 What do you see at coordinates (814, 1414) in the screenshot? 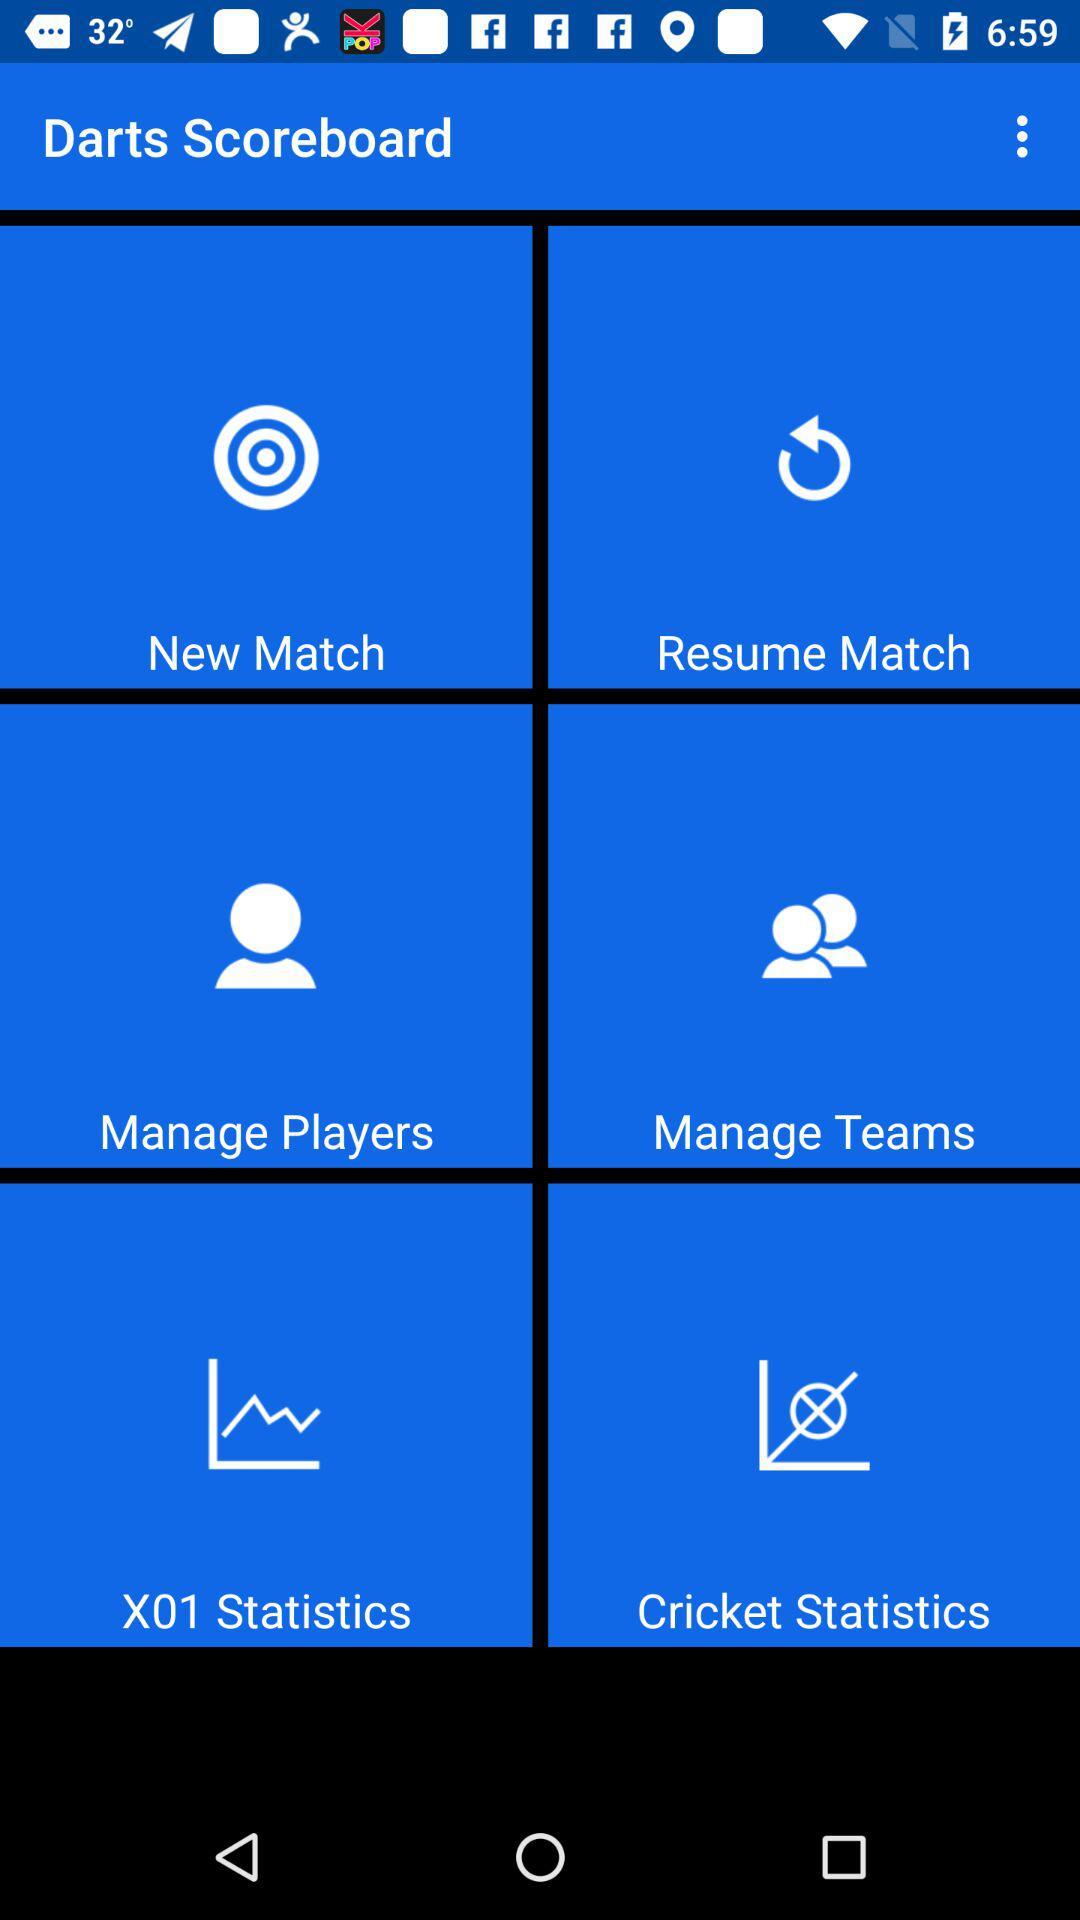
I see `cricket statistics` at bounding box center [814, 1414].